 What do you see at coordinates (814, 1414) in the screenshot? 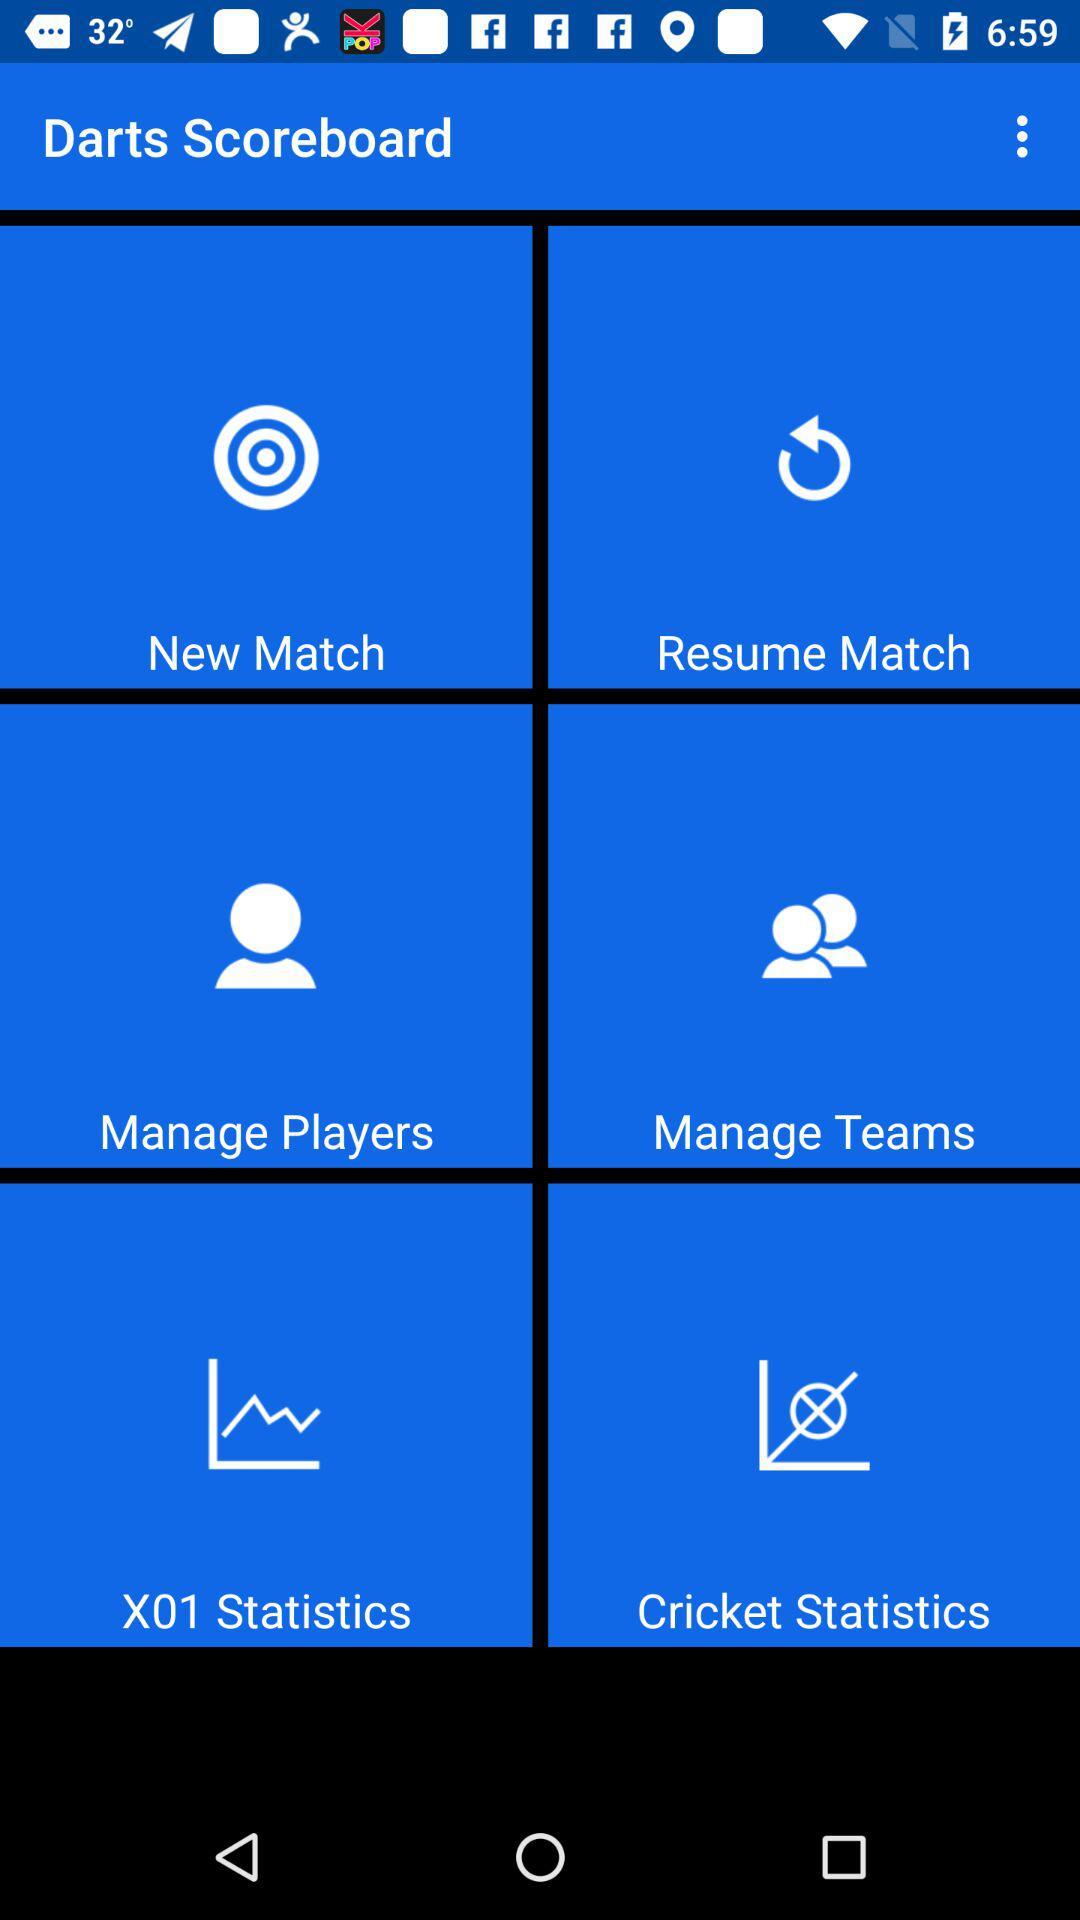
I see `cricket statistics` at bounding box center [814, 1414].